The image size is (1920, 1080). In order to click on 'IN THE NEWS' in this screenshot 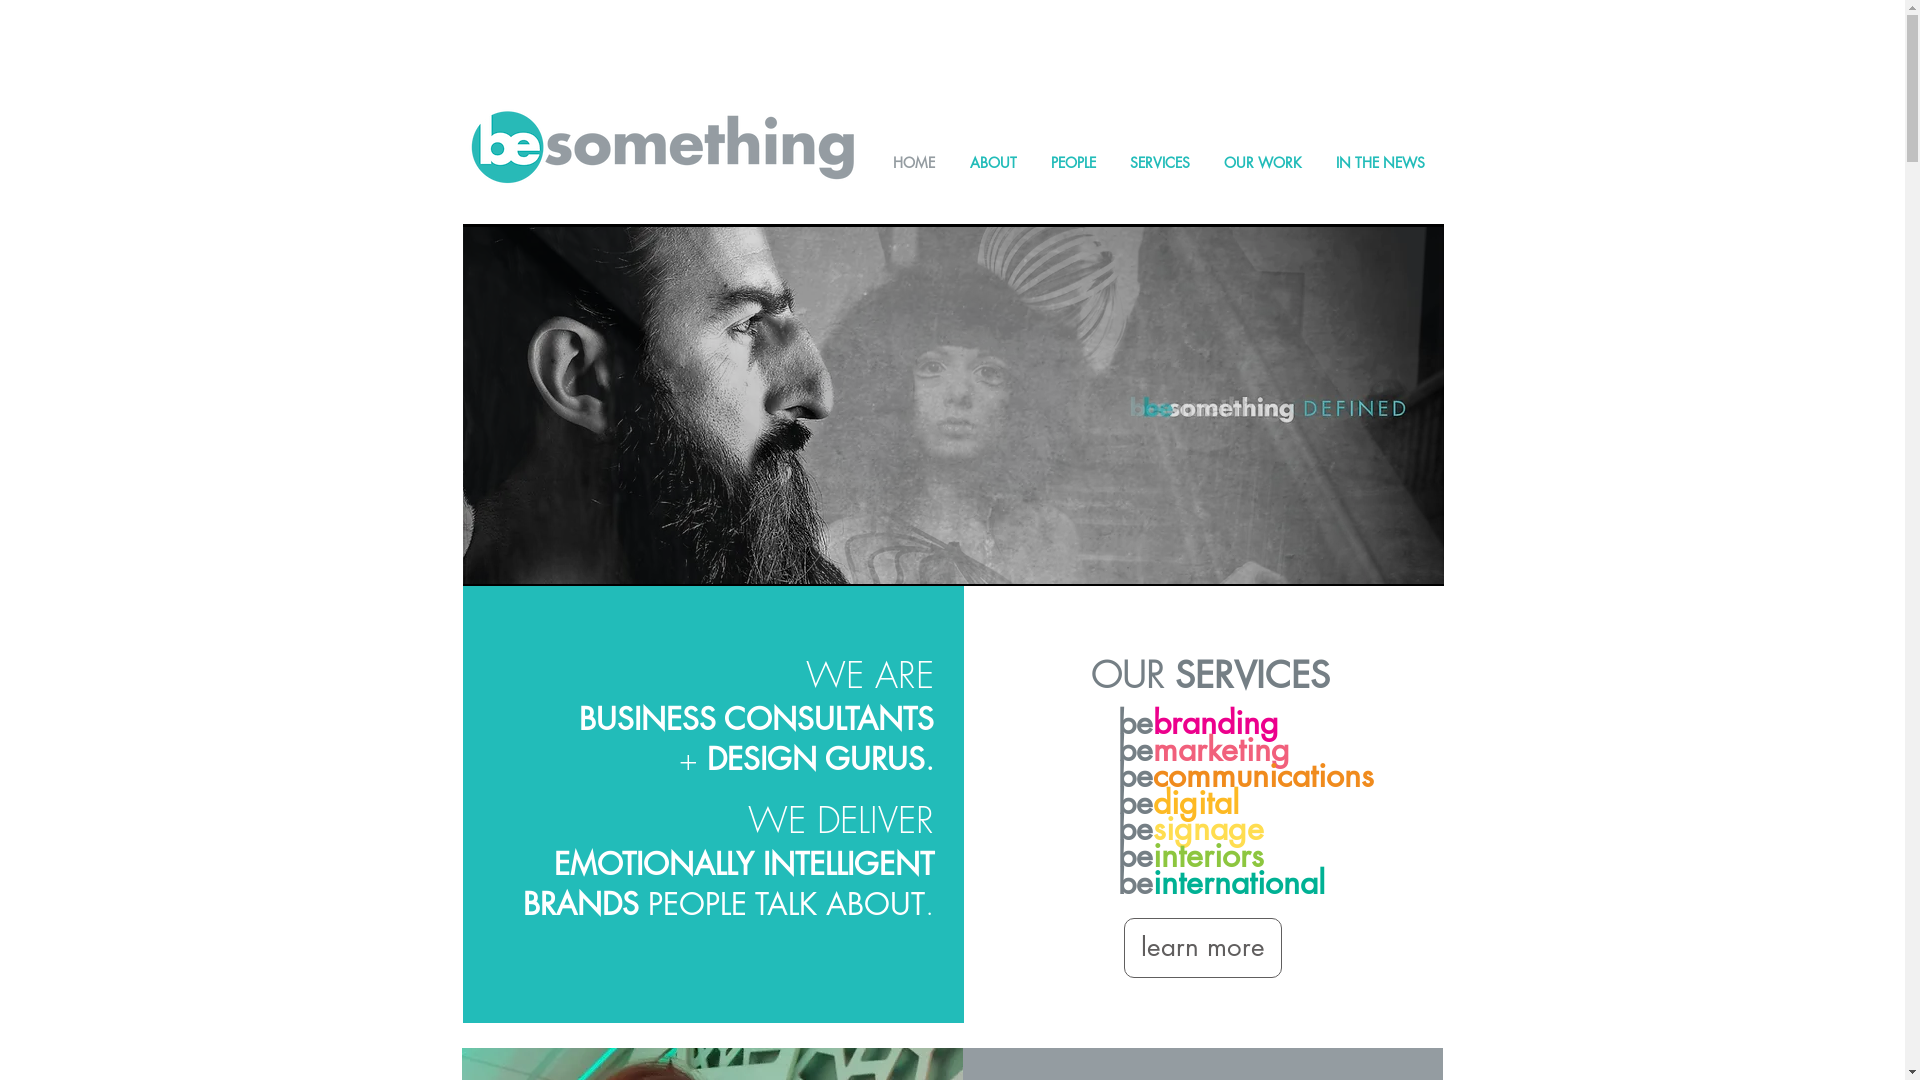, I will do `click(1378, 161)`.